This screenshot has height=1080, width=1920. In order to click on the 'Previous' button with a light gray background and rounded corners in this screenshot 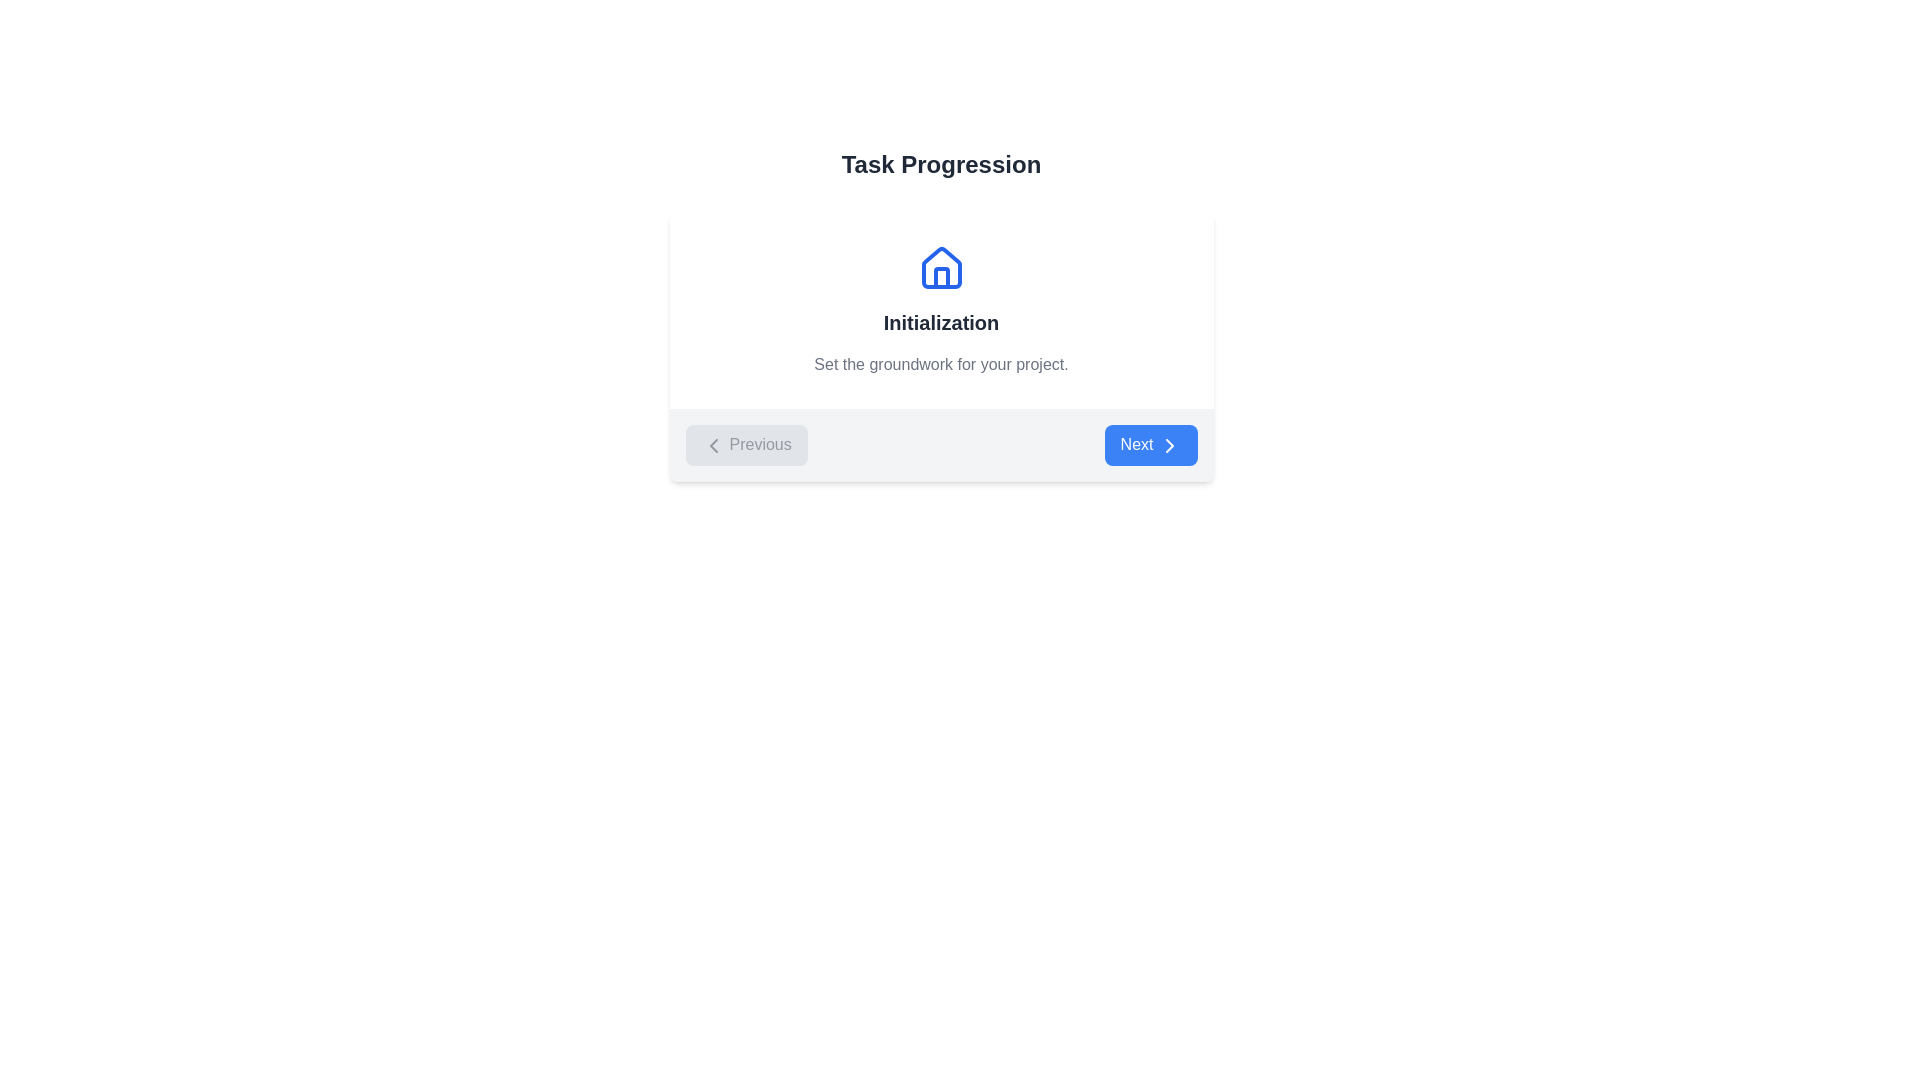, I will do `click(745, 444)`.